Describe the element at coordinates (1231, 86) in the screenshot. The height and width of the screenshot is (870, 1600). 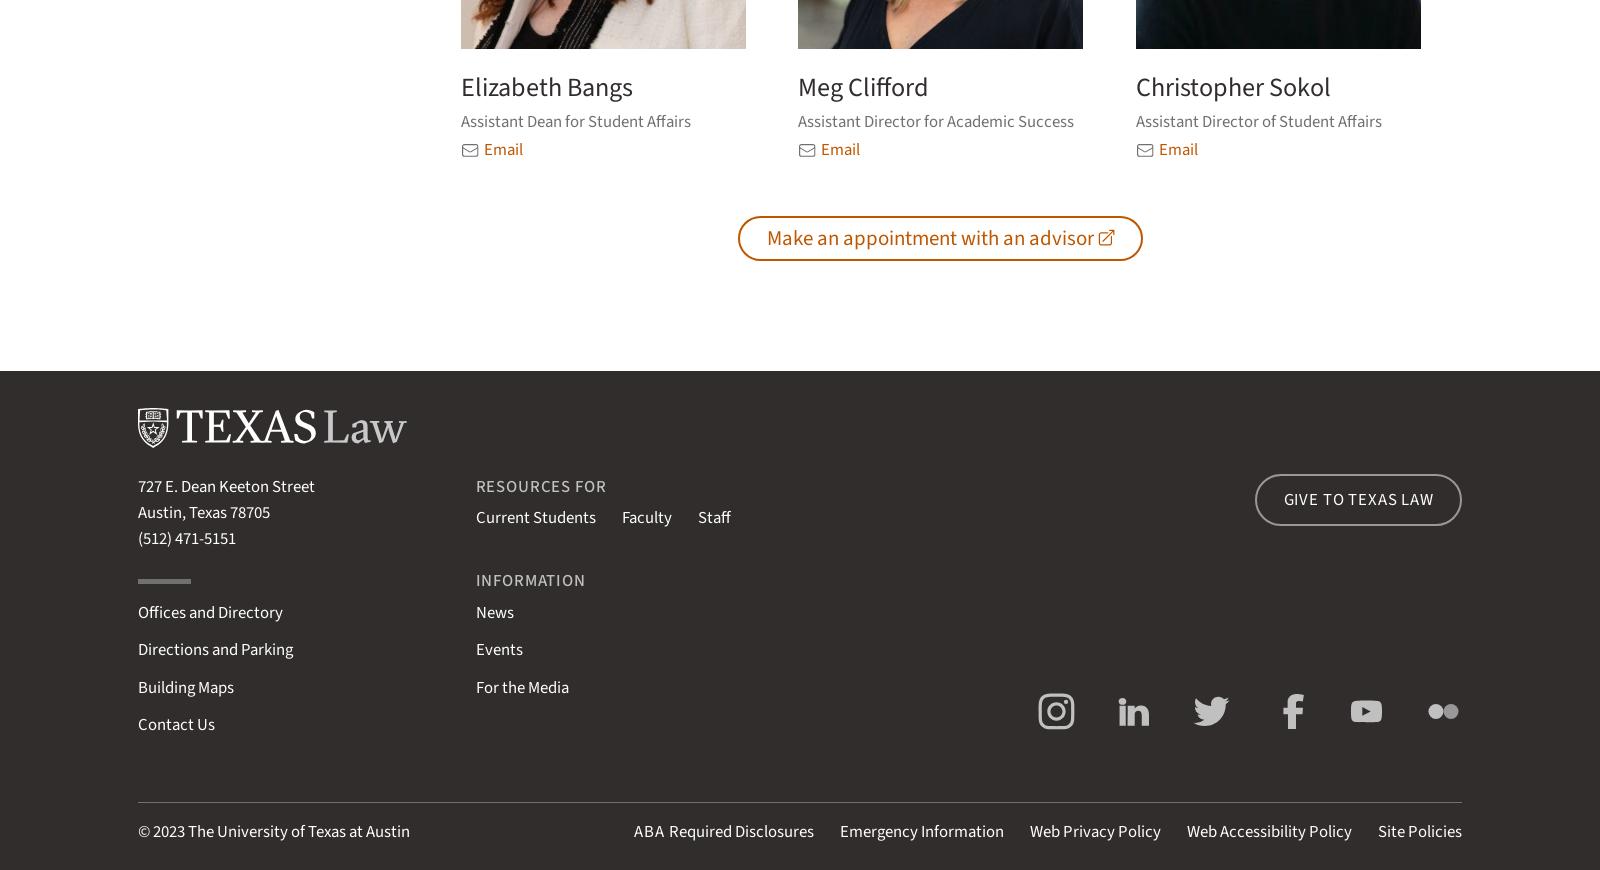
I see `'Christopher Sokol'` at that location.